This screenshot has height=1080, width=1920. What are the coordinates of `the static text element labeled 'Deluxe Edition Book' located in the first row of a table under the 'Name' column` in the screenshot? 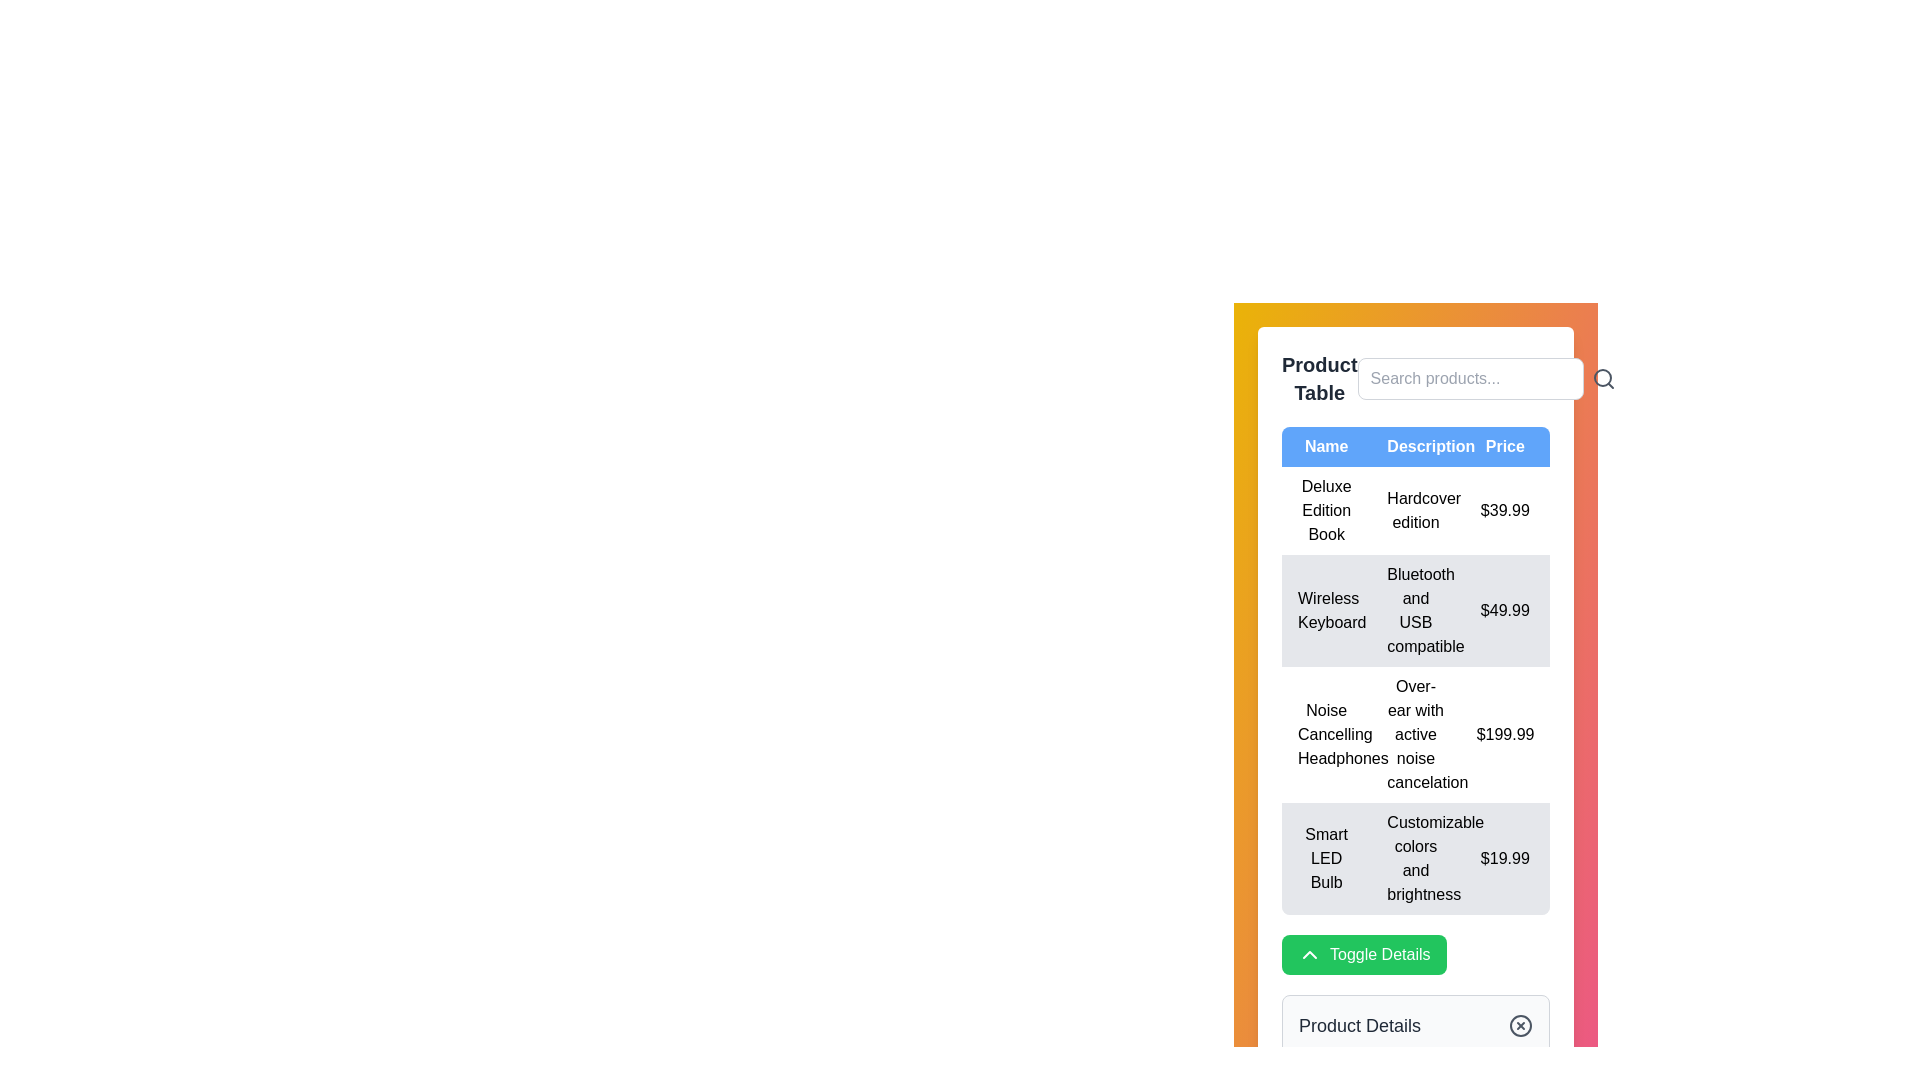 It's located at (1326, 509).